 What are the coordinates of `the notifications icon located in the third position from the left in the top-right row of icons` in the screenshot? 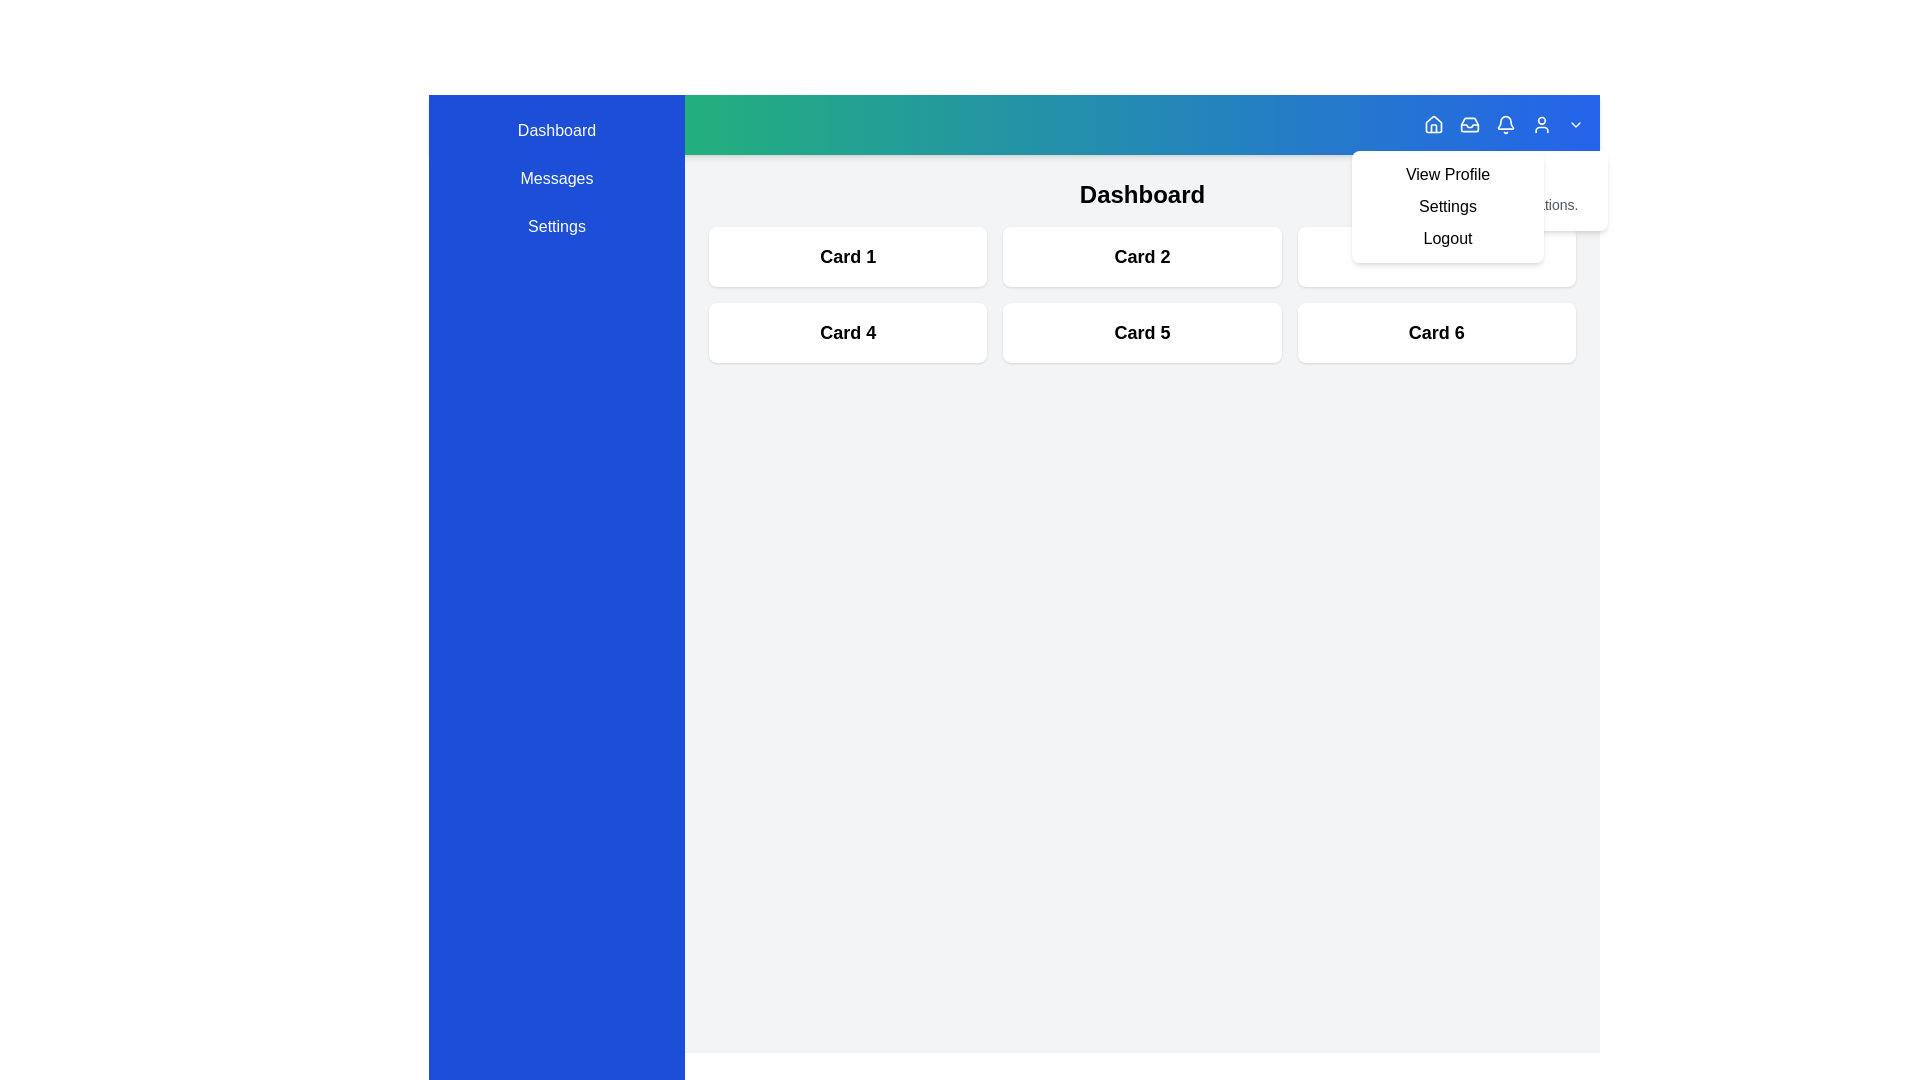 It's located at (1503, 124).